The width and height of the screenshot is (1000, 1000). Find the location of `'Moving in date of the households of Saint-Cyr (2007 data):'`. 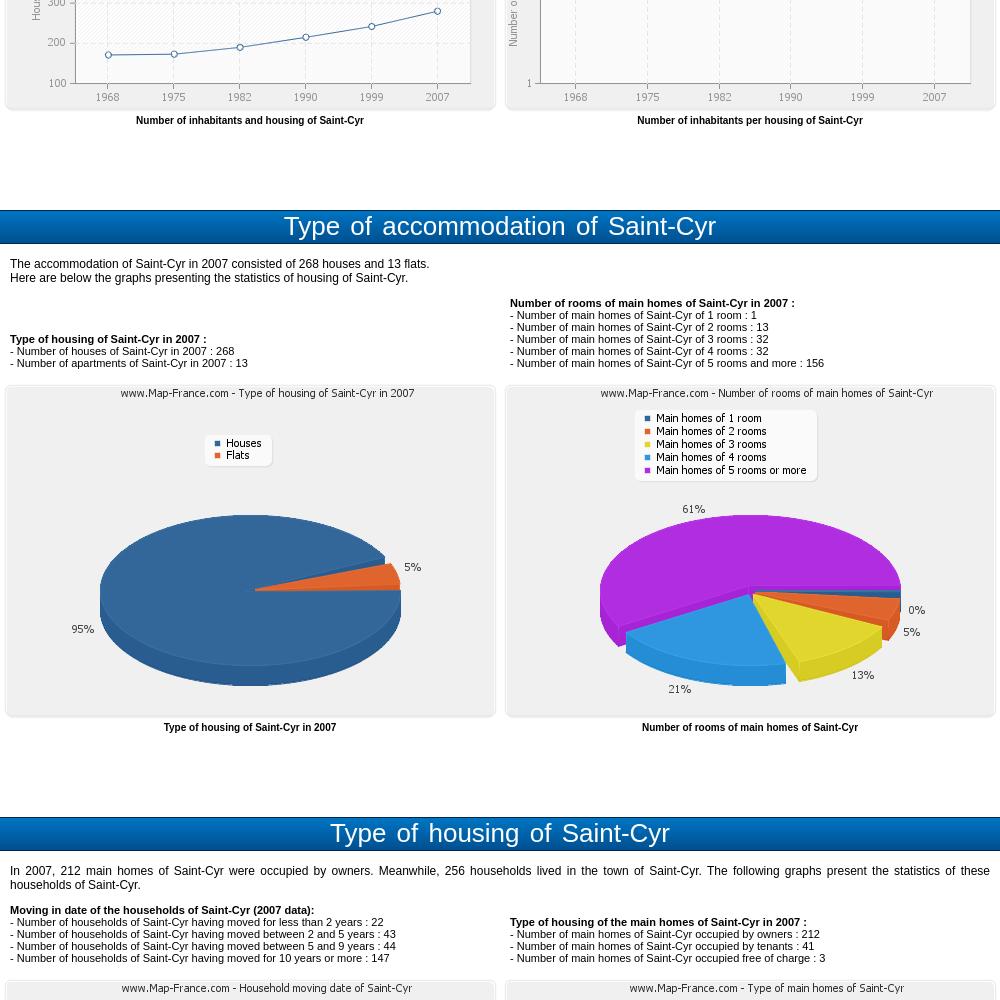

'Moving in date of the households of Saint-Cyr (2007 data):' is located at coordinates (10, 910).